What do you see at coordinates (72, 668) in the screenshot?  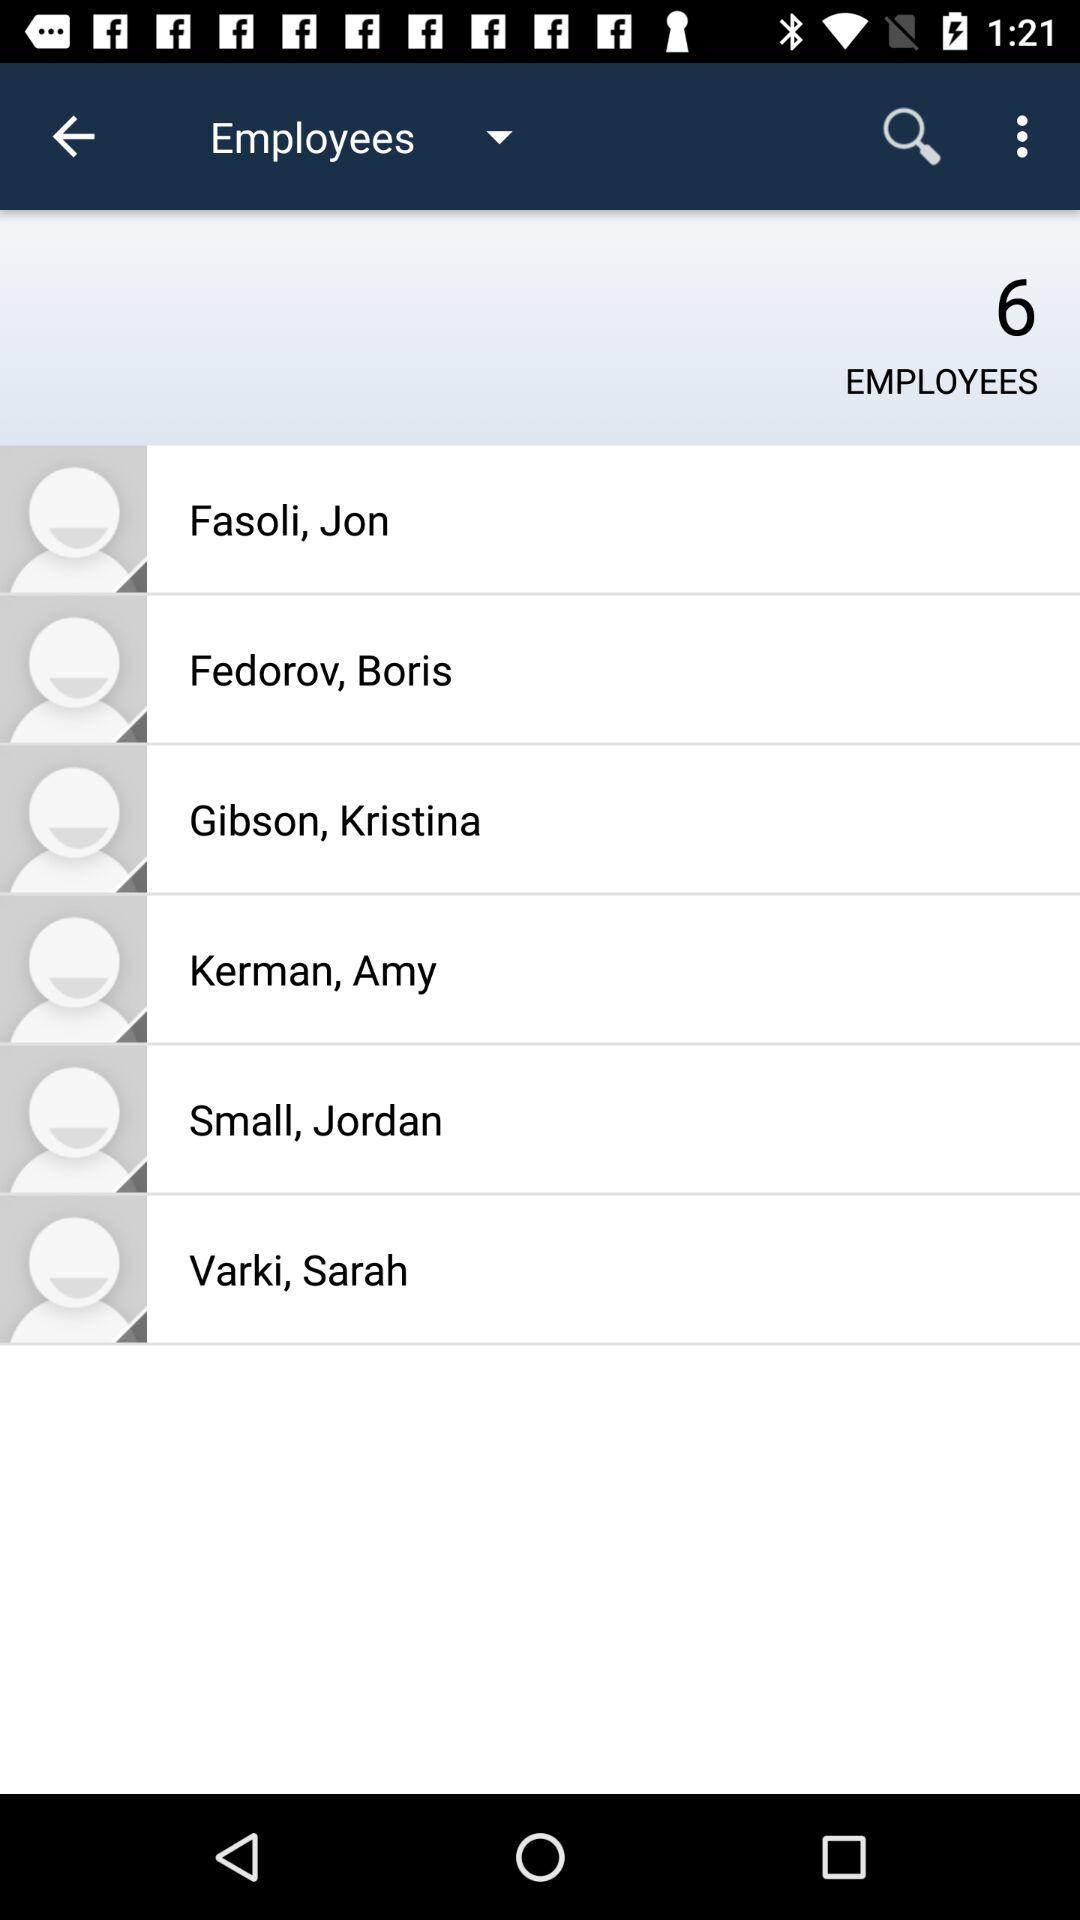 I see `see picture` at bounding box center [72, 668].